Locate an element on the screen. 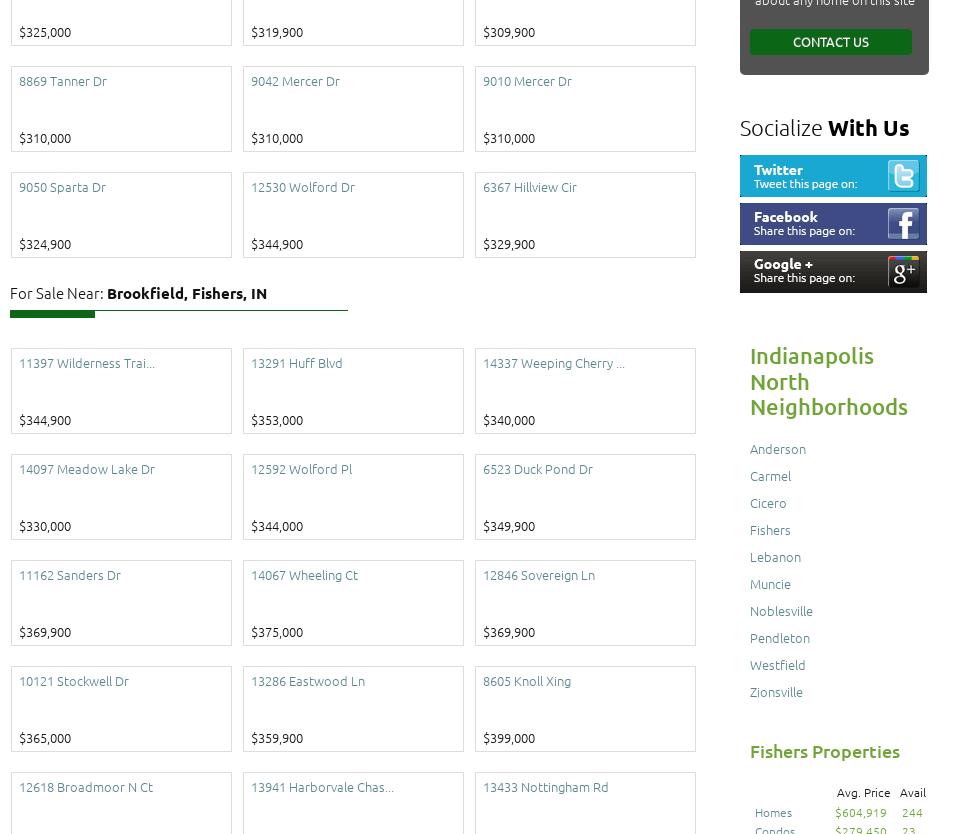  '244' is located at coordinates (911, 810).